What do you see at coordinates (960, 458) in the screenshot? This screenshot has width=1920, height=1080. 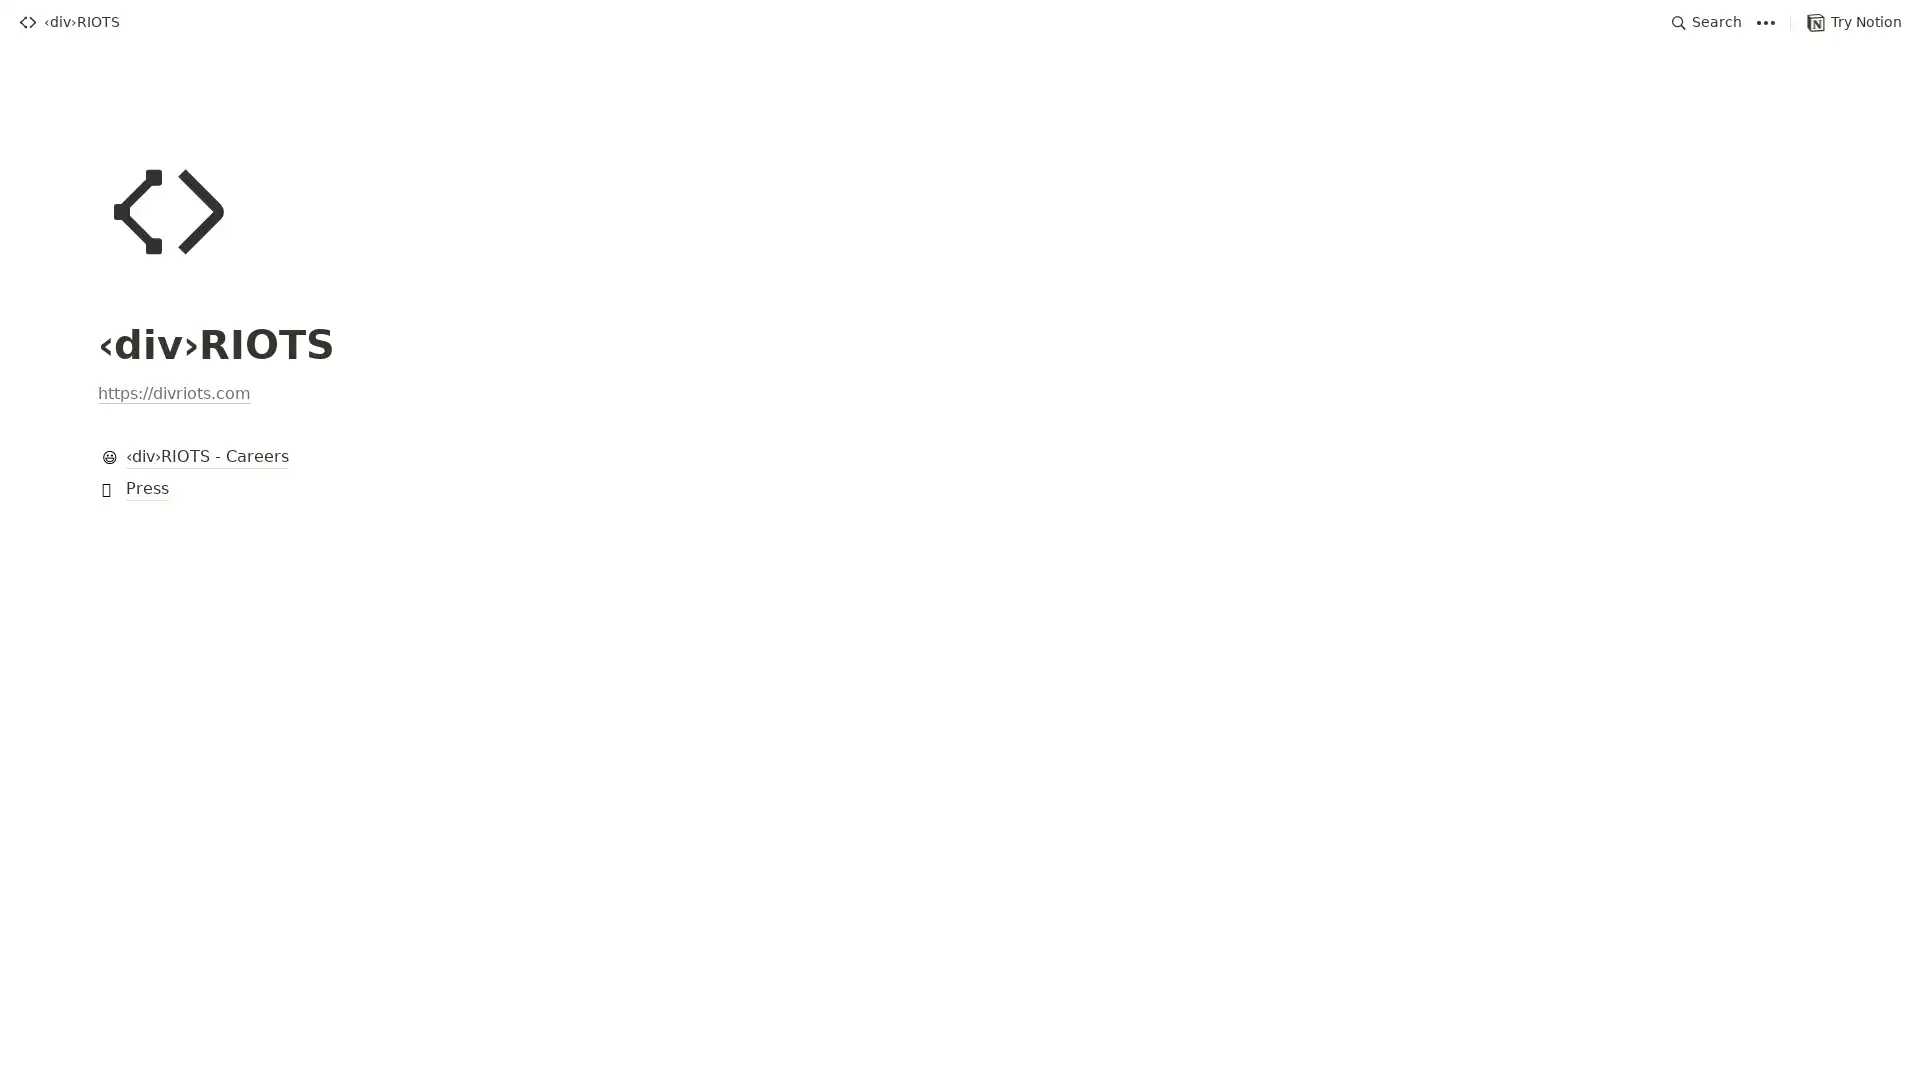 I see `divRIOTS - Careers` at bounding box center [960, 458].